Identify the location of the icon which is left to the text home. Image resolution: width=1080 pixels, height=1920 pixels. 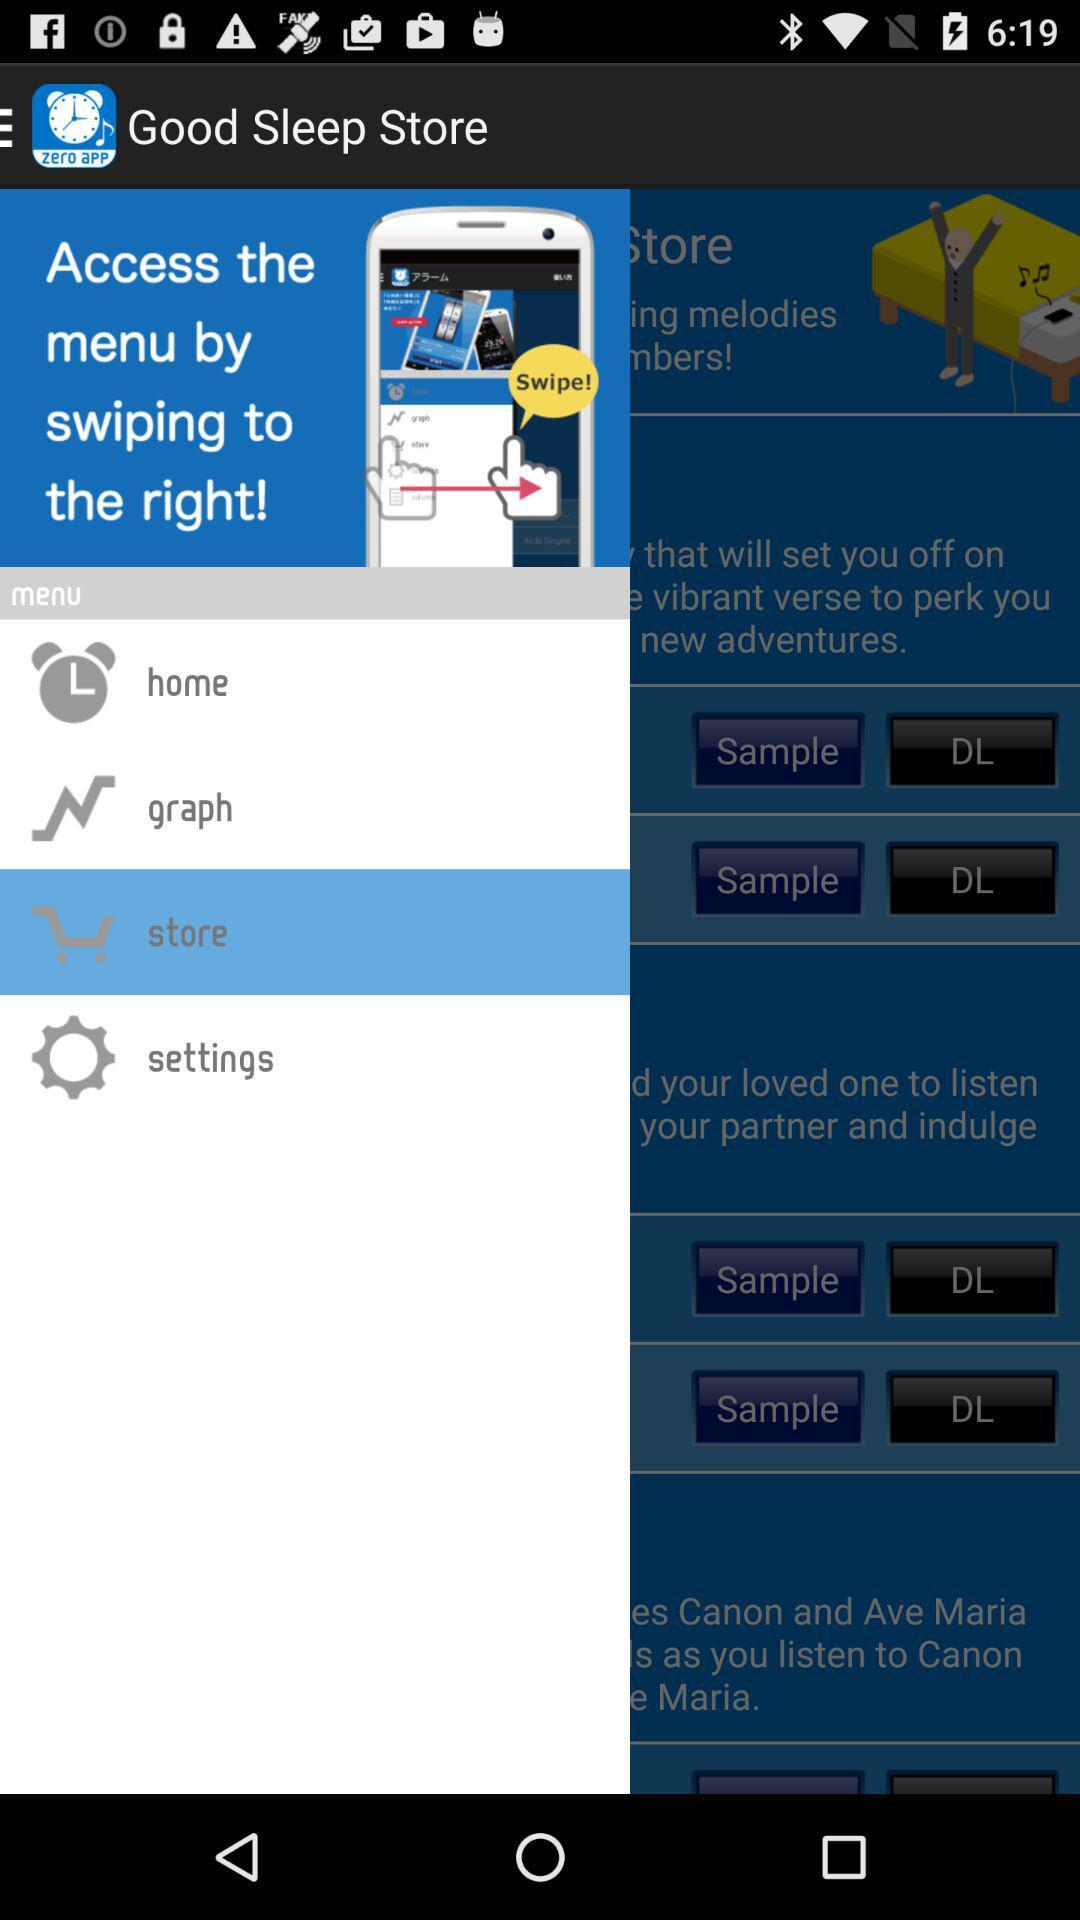
(72, 681).